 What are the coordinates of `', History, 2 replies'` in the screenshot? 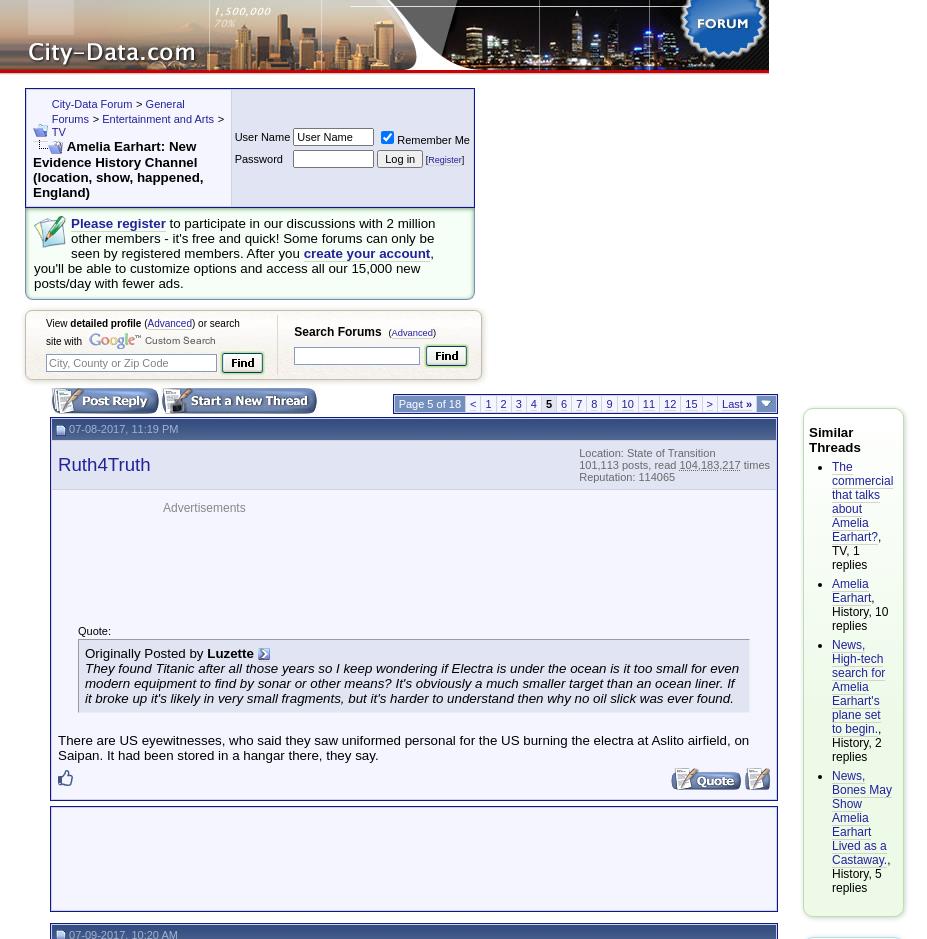 It's located at (831, 741).